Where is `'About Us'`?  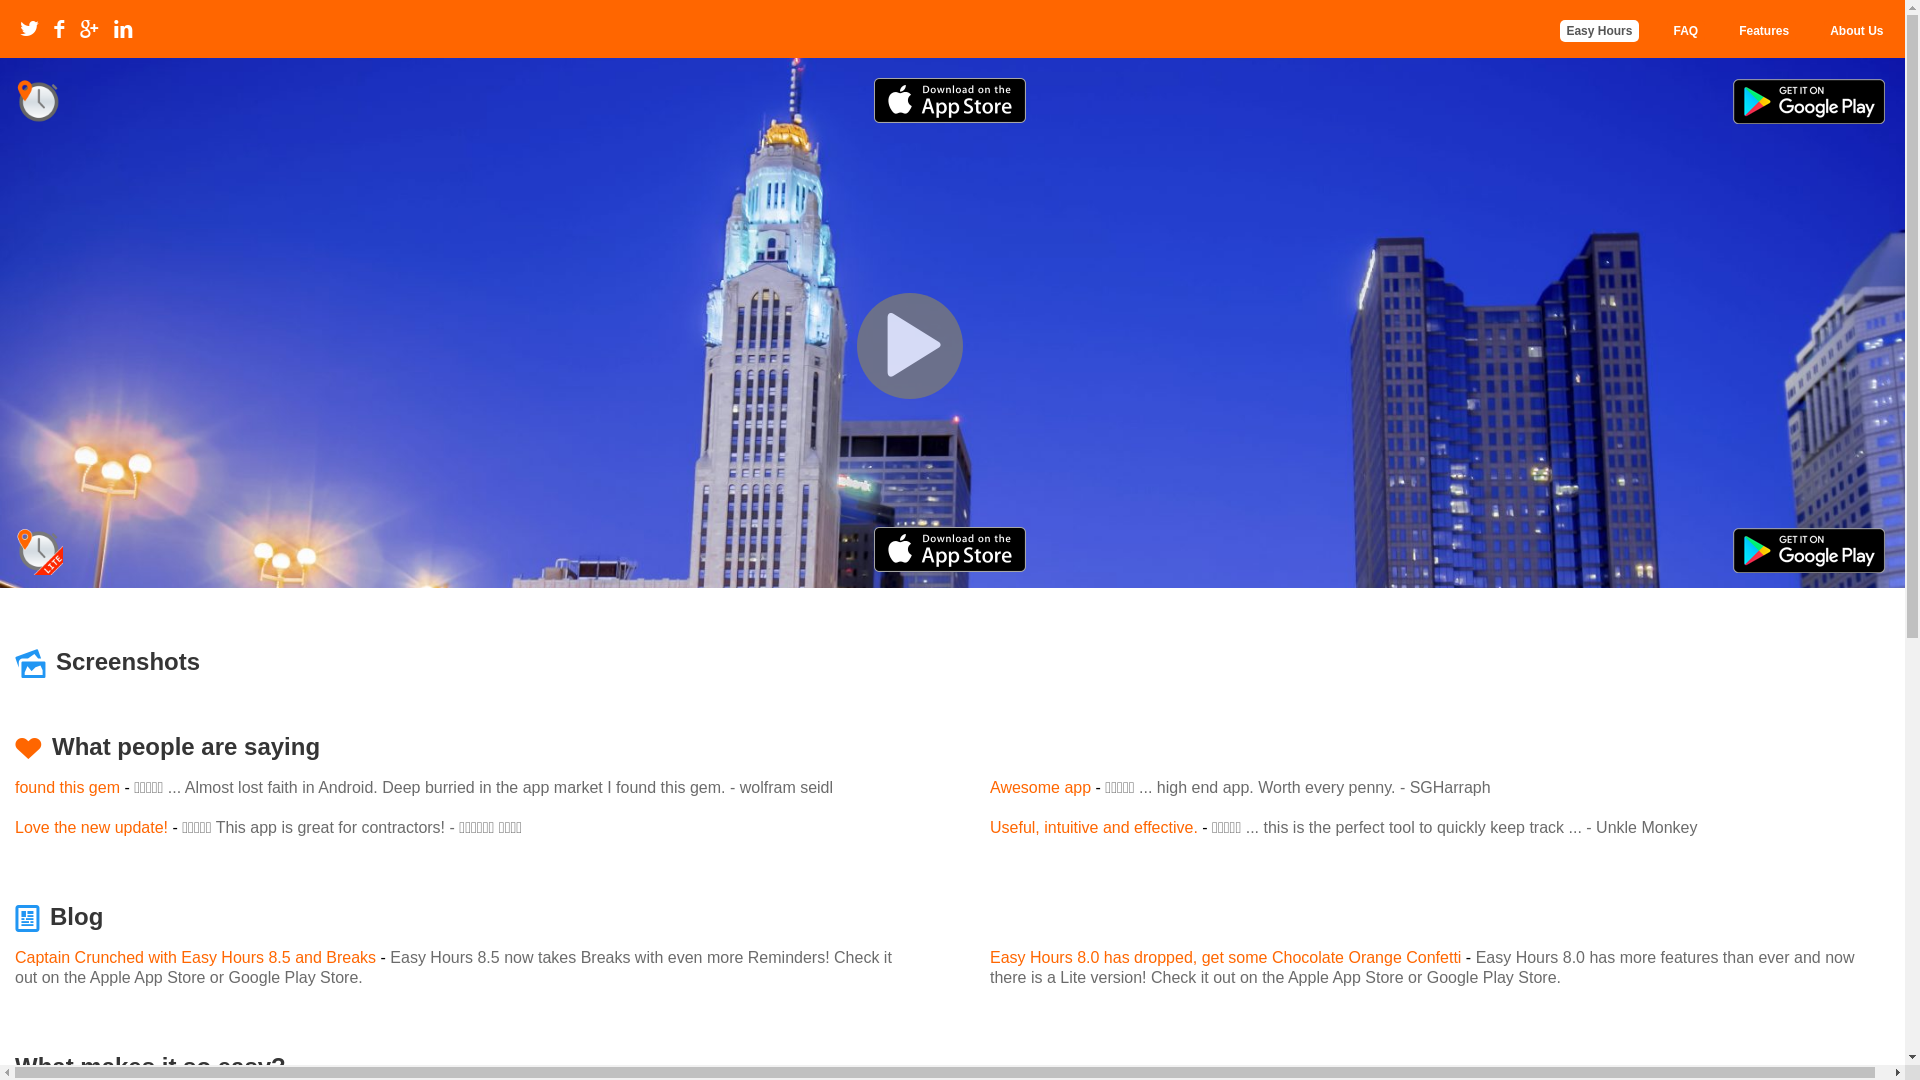 'About Us' is located at coordinates (1855, 30).